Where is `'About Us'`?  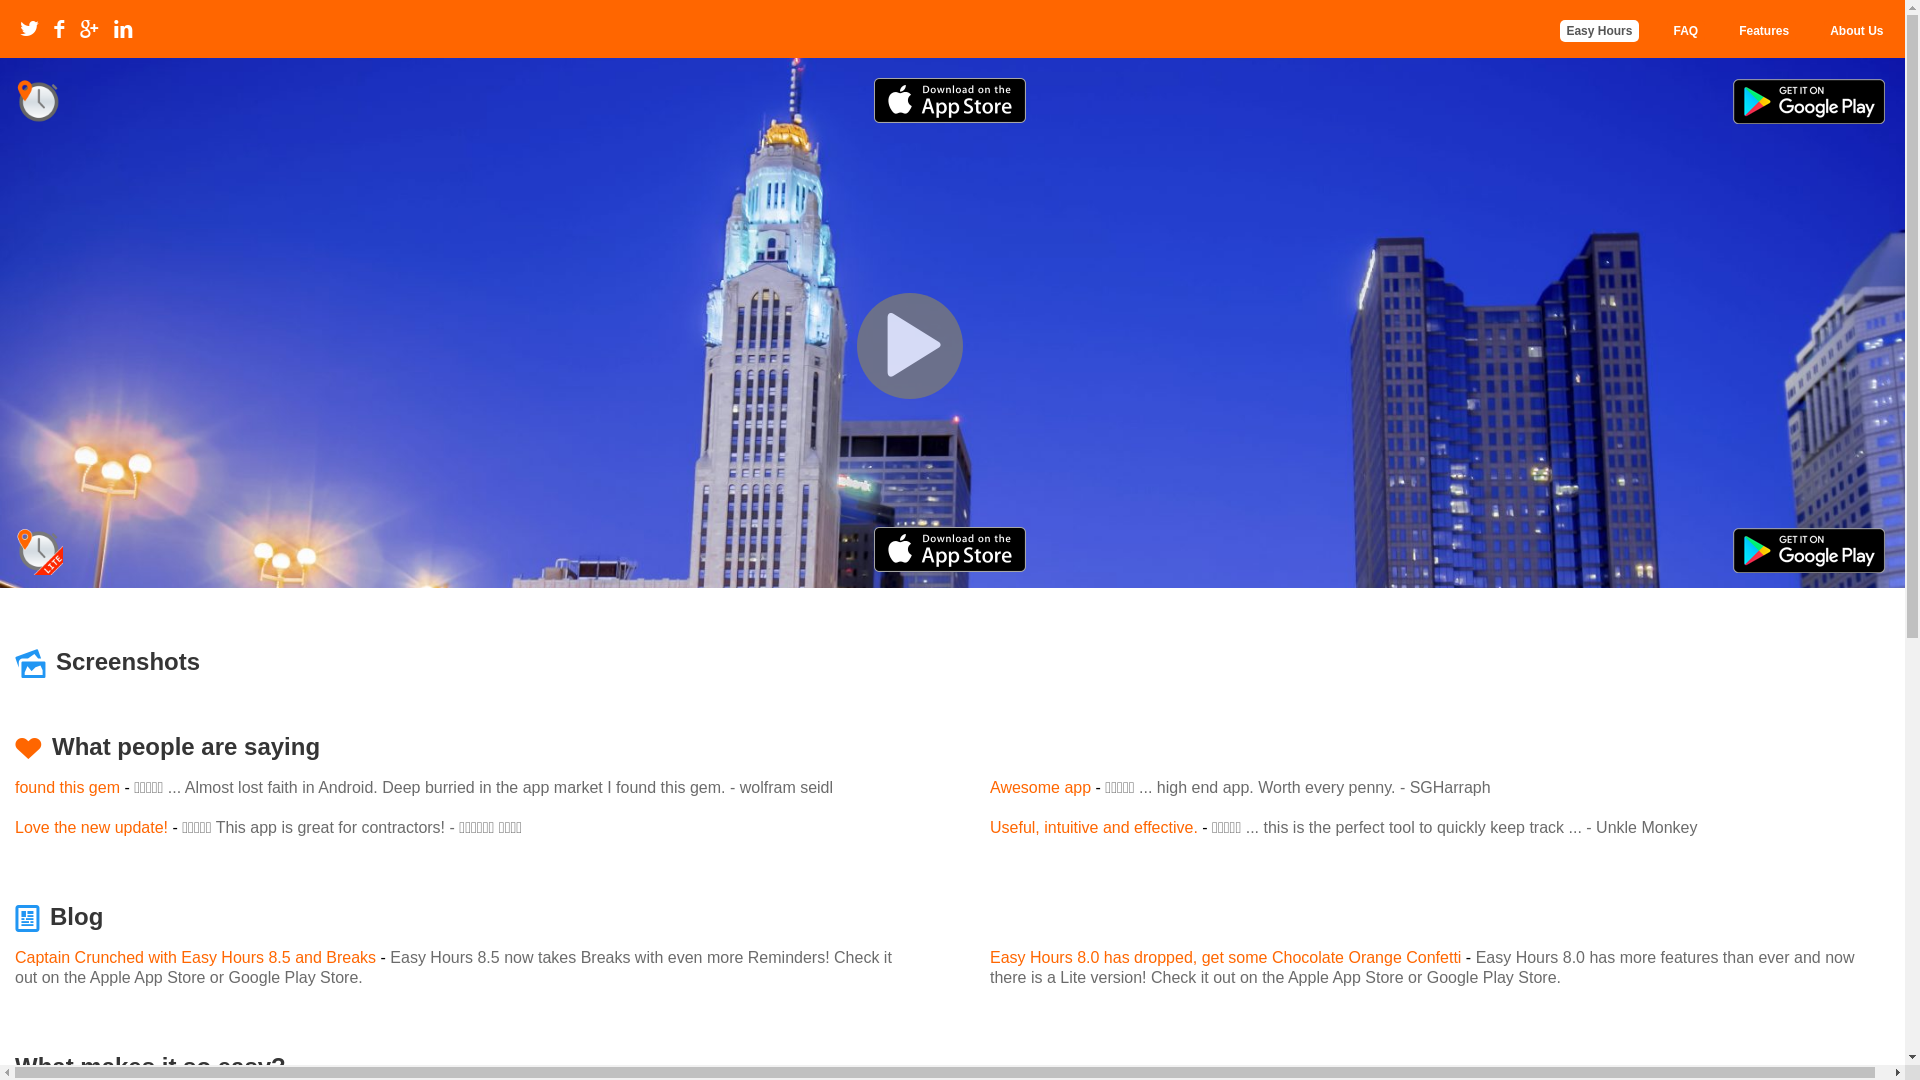 'About Us' is located at coordinates (1855, 30).